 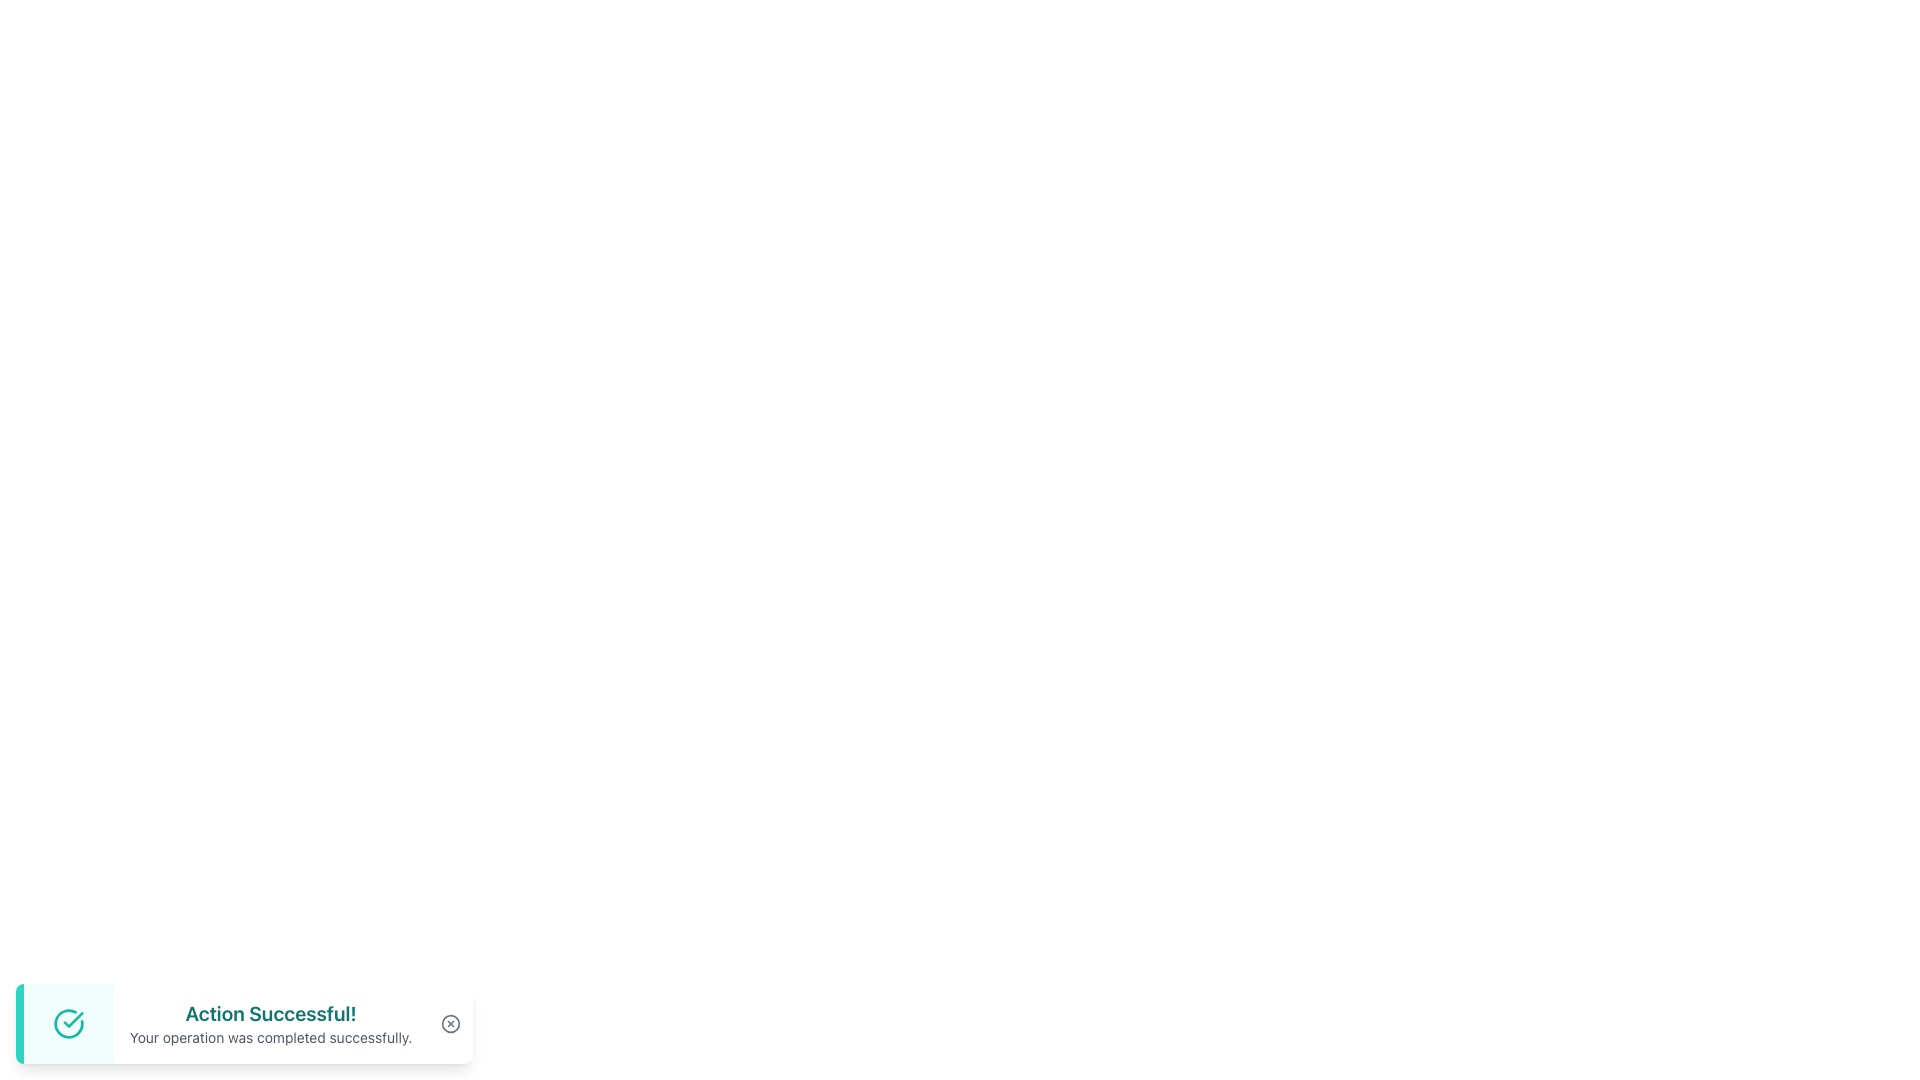 I want to click on the notification message box that displays 'Action Successful!' with a teal accent line on the left by clicking on its center, so click(x=243, y=1023).